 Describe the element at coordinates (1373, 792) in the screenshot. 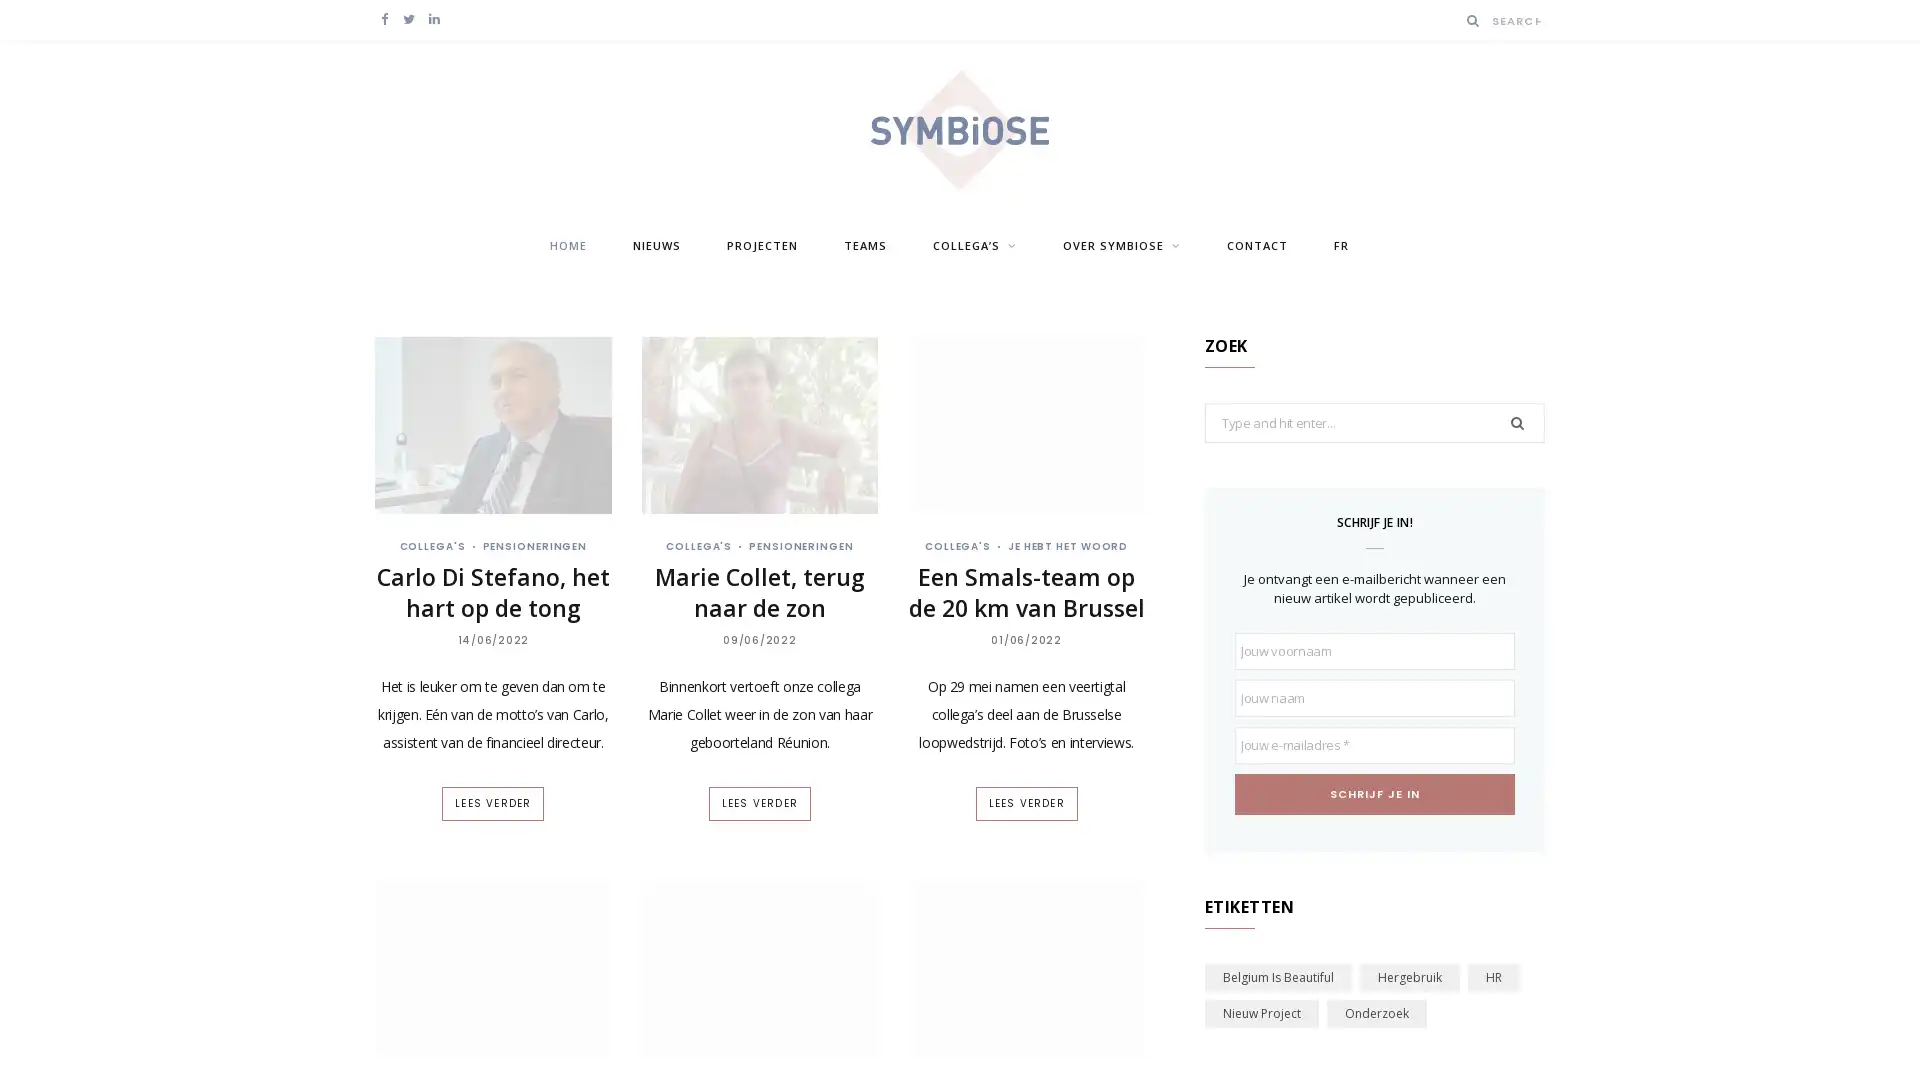

I see `Schrijf je in` at that location.